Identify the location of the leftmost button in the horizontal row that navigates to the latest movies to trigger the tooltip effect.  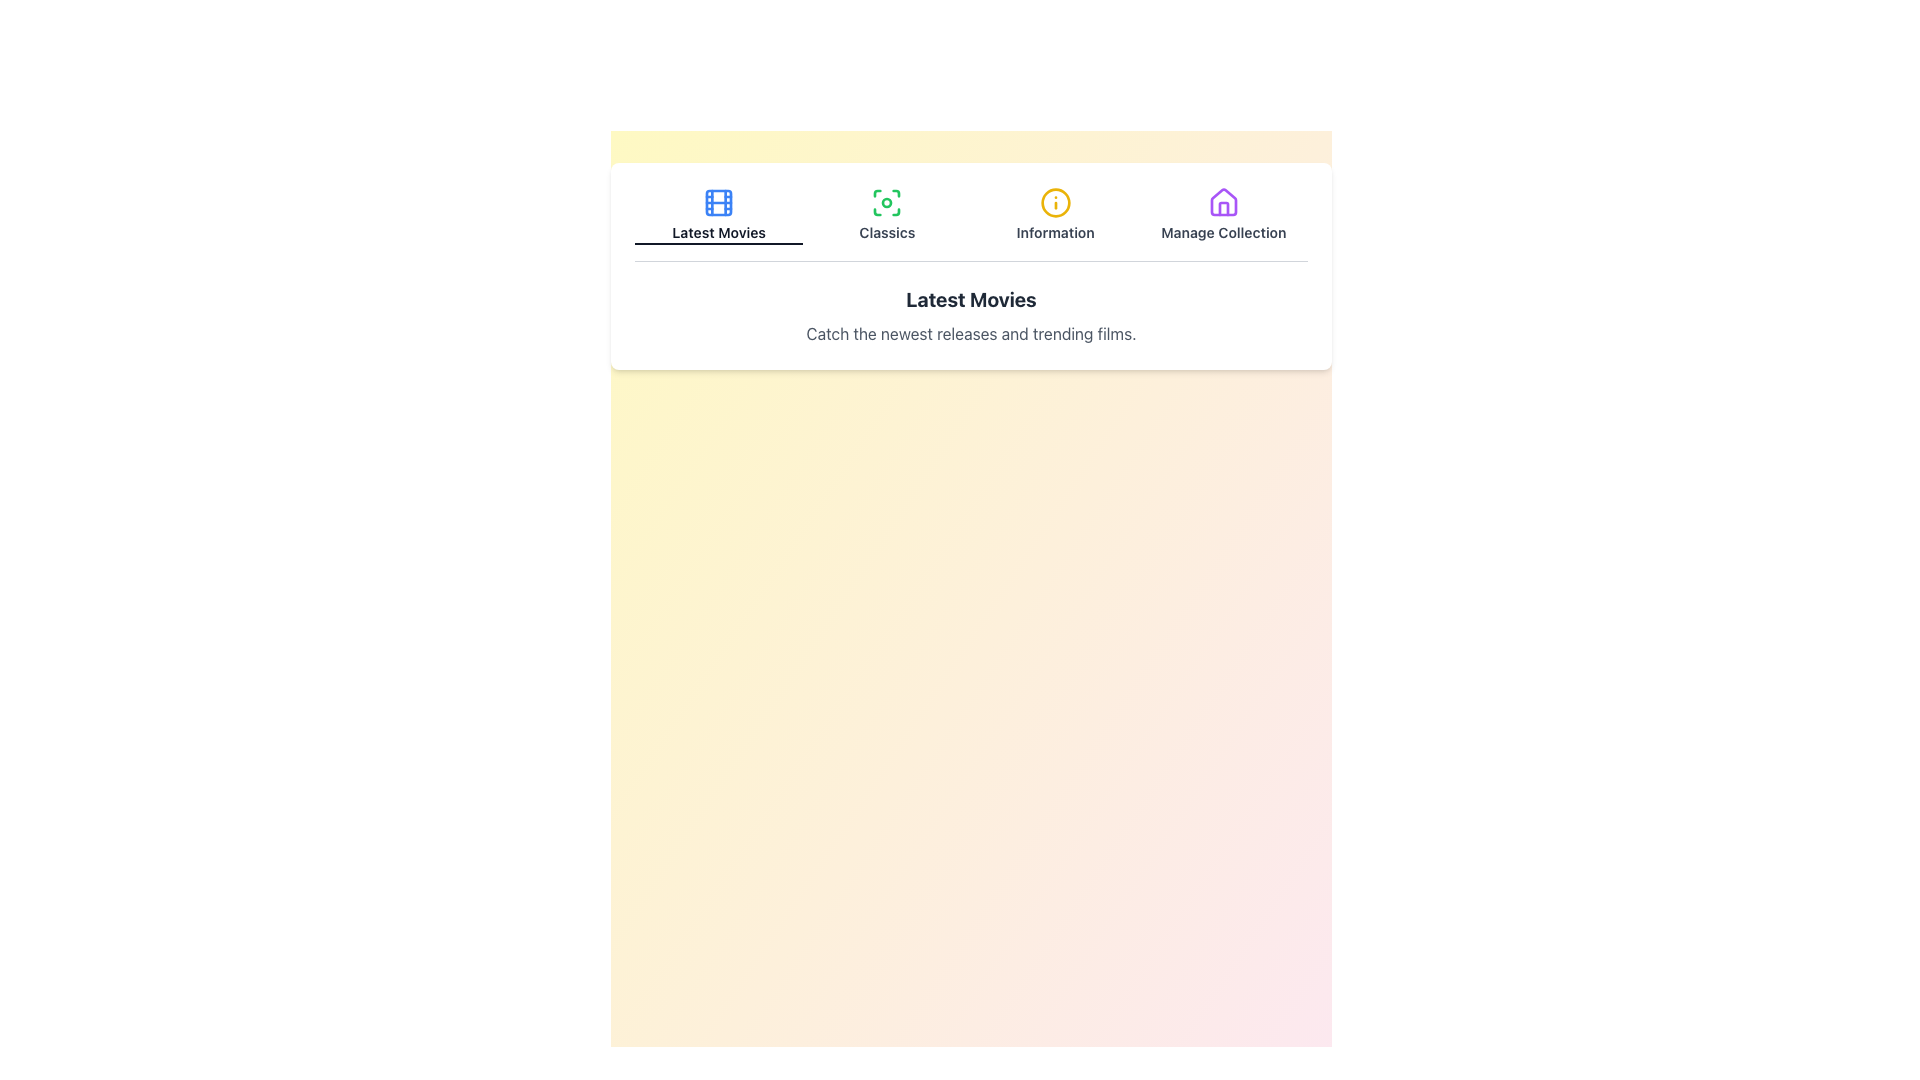
(719, 216).